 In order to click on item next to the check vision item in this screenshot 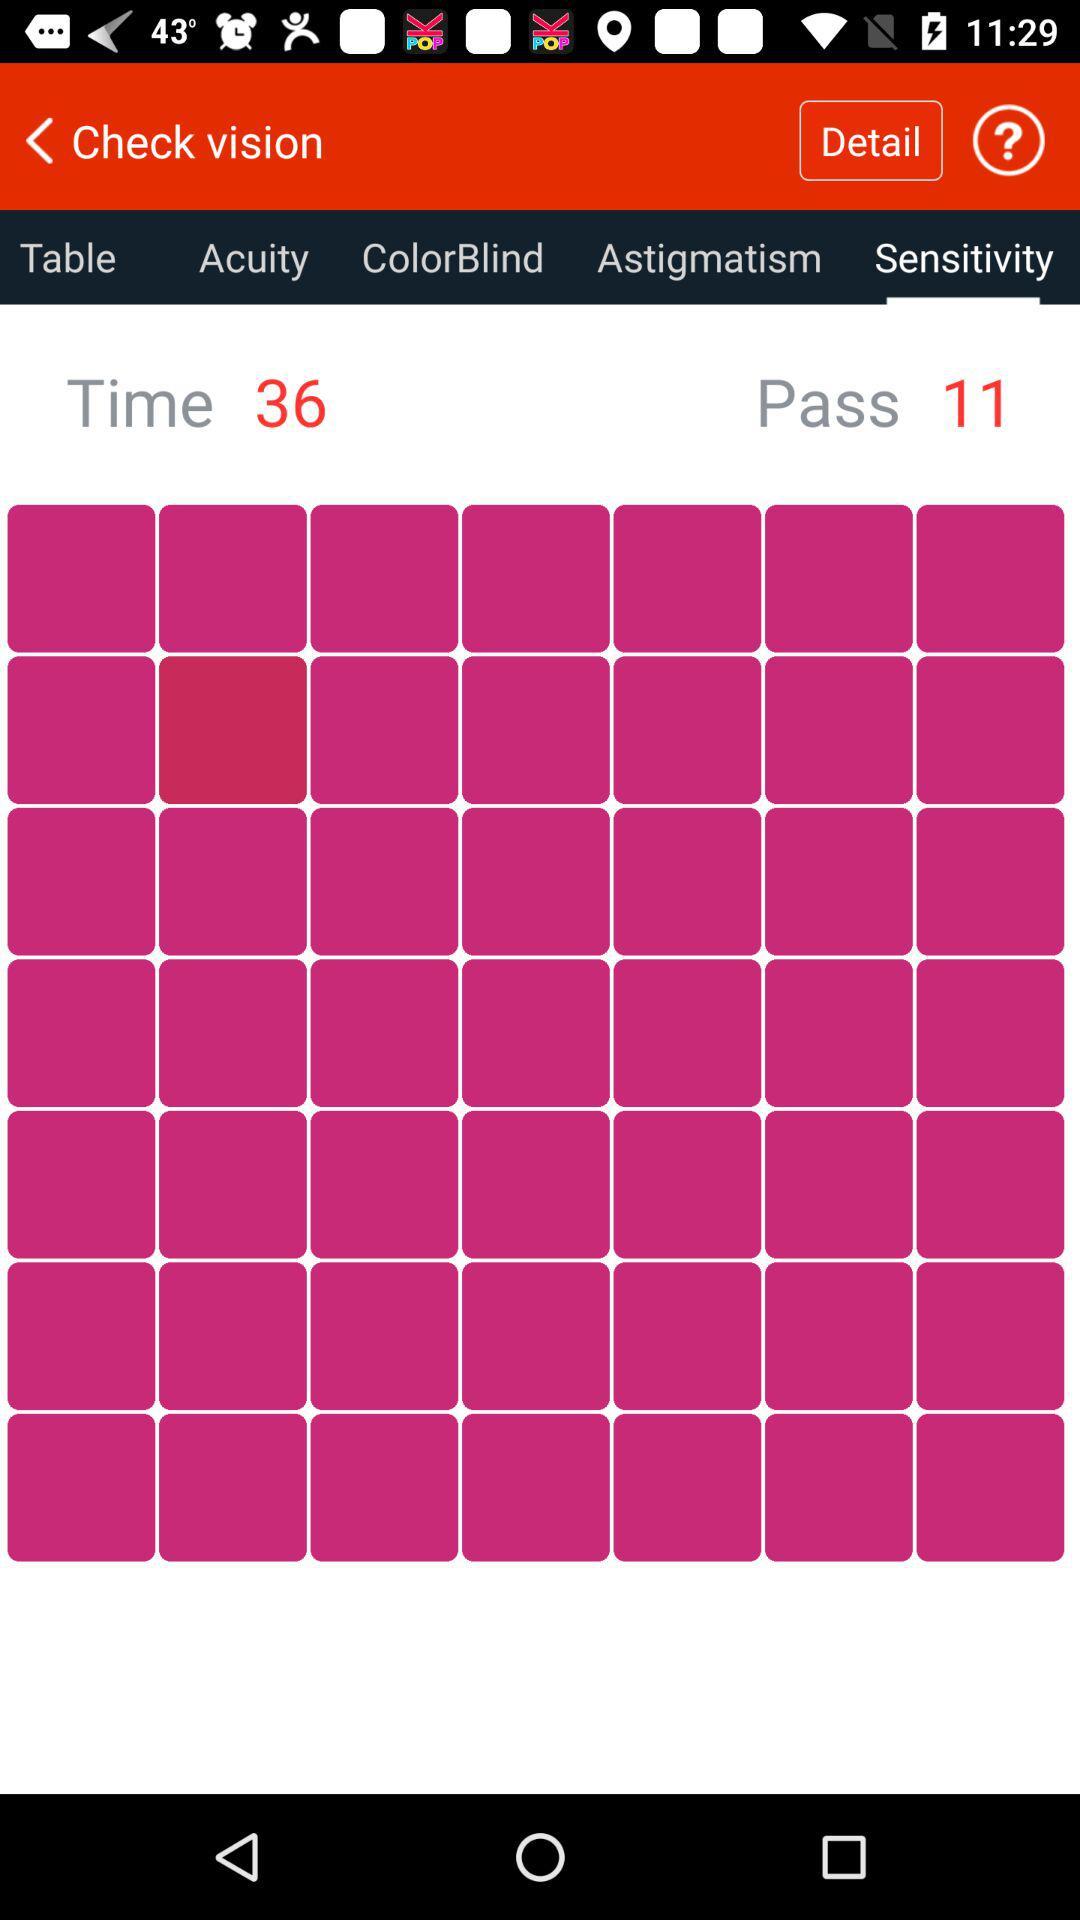, I will do `click(870, 139)`.